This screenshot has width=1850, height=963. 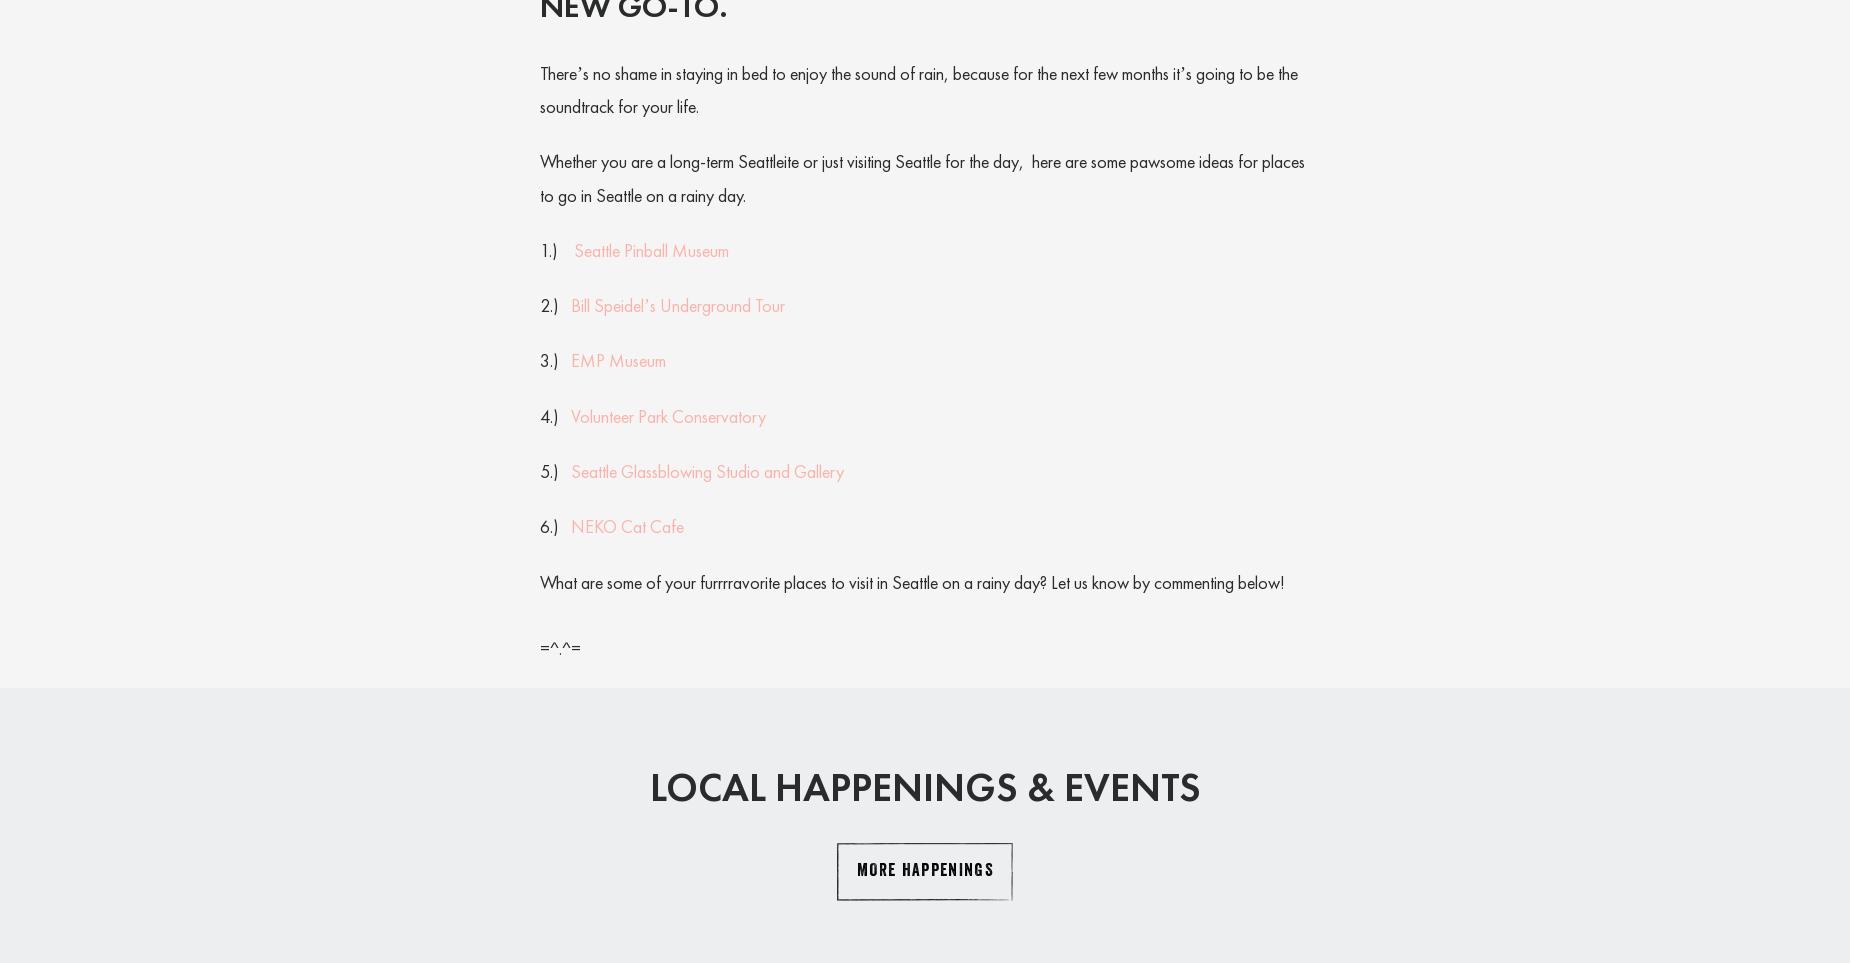 What do you see at coordinates (540, 470) in the screenshot?
I see `'5.)'` at bounding box center [540, 470].